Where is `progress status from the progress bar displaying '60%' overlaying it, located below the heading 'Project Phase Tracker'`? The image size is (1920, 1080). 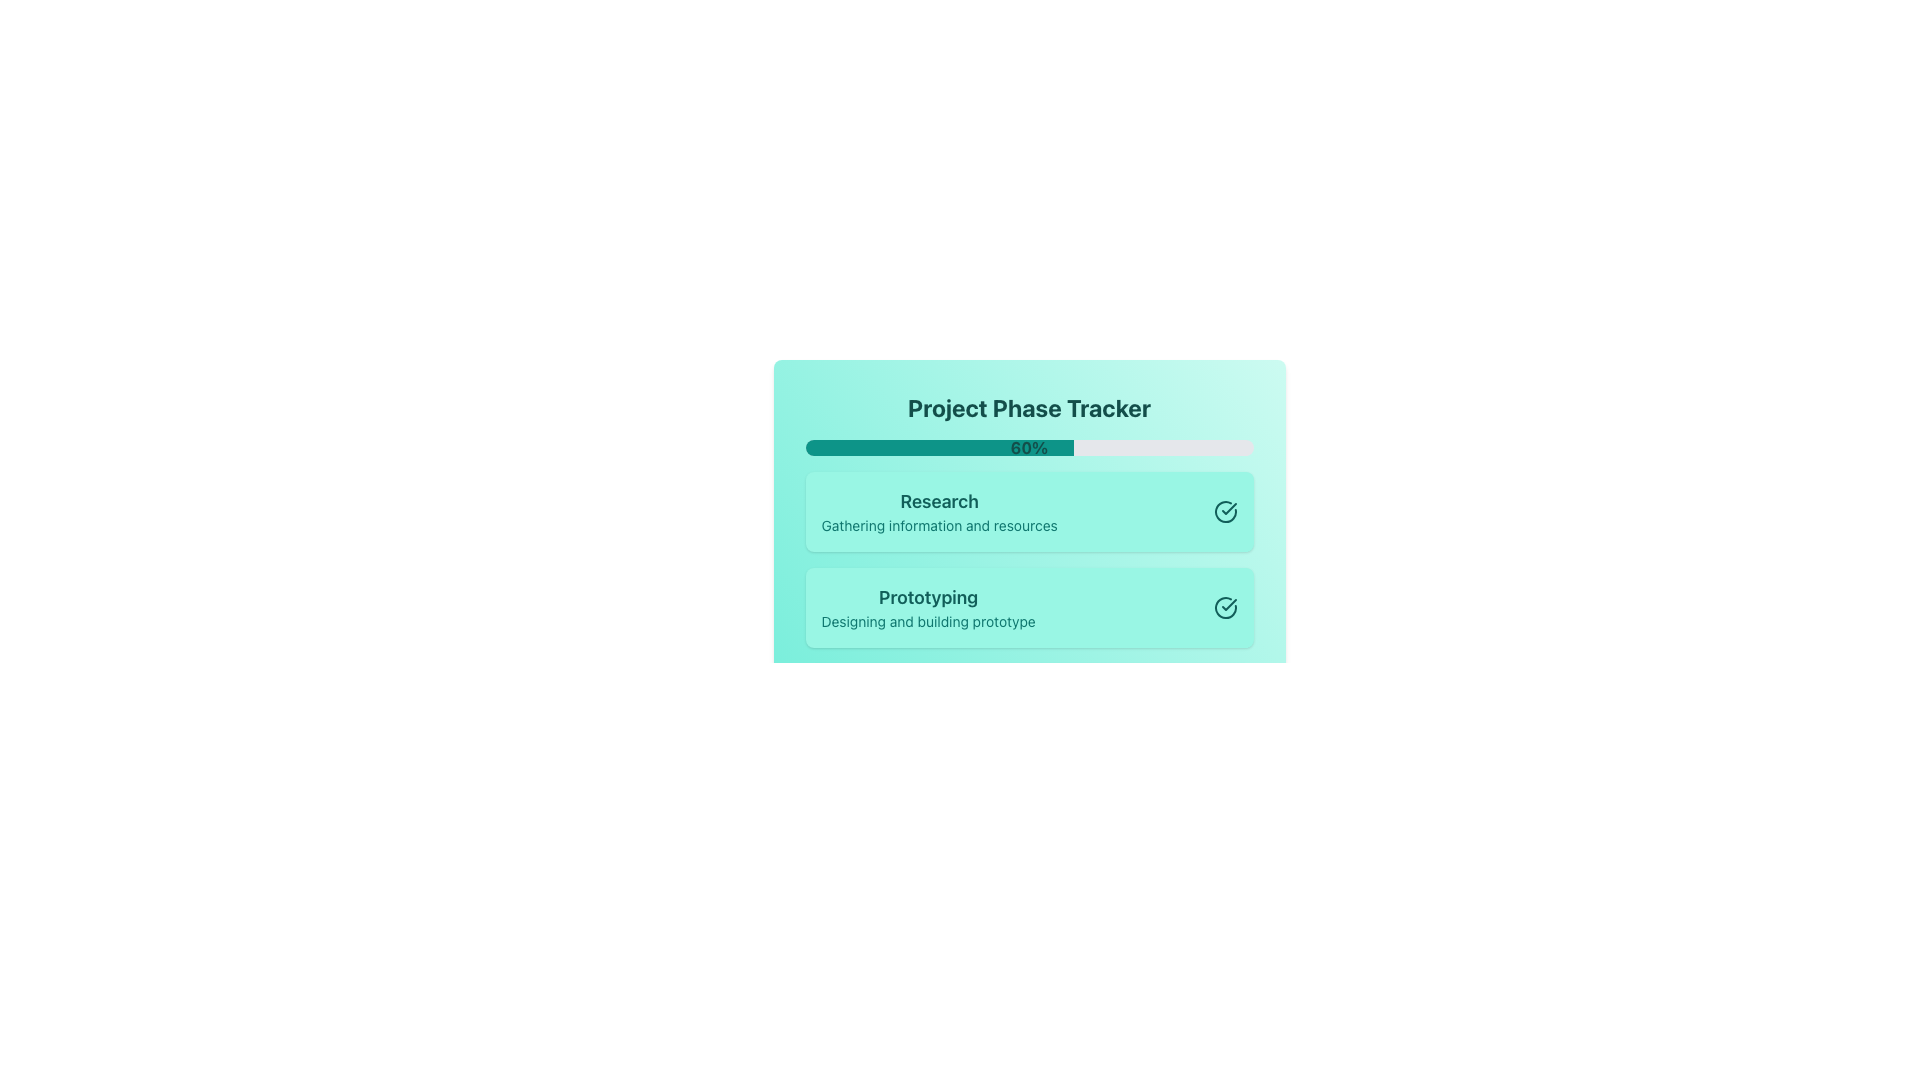 progress status from the progress bar displaying '60%' overlaying it, located below the heading 'Project Phase Tracker' is located at coordinates (1029, 446).